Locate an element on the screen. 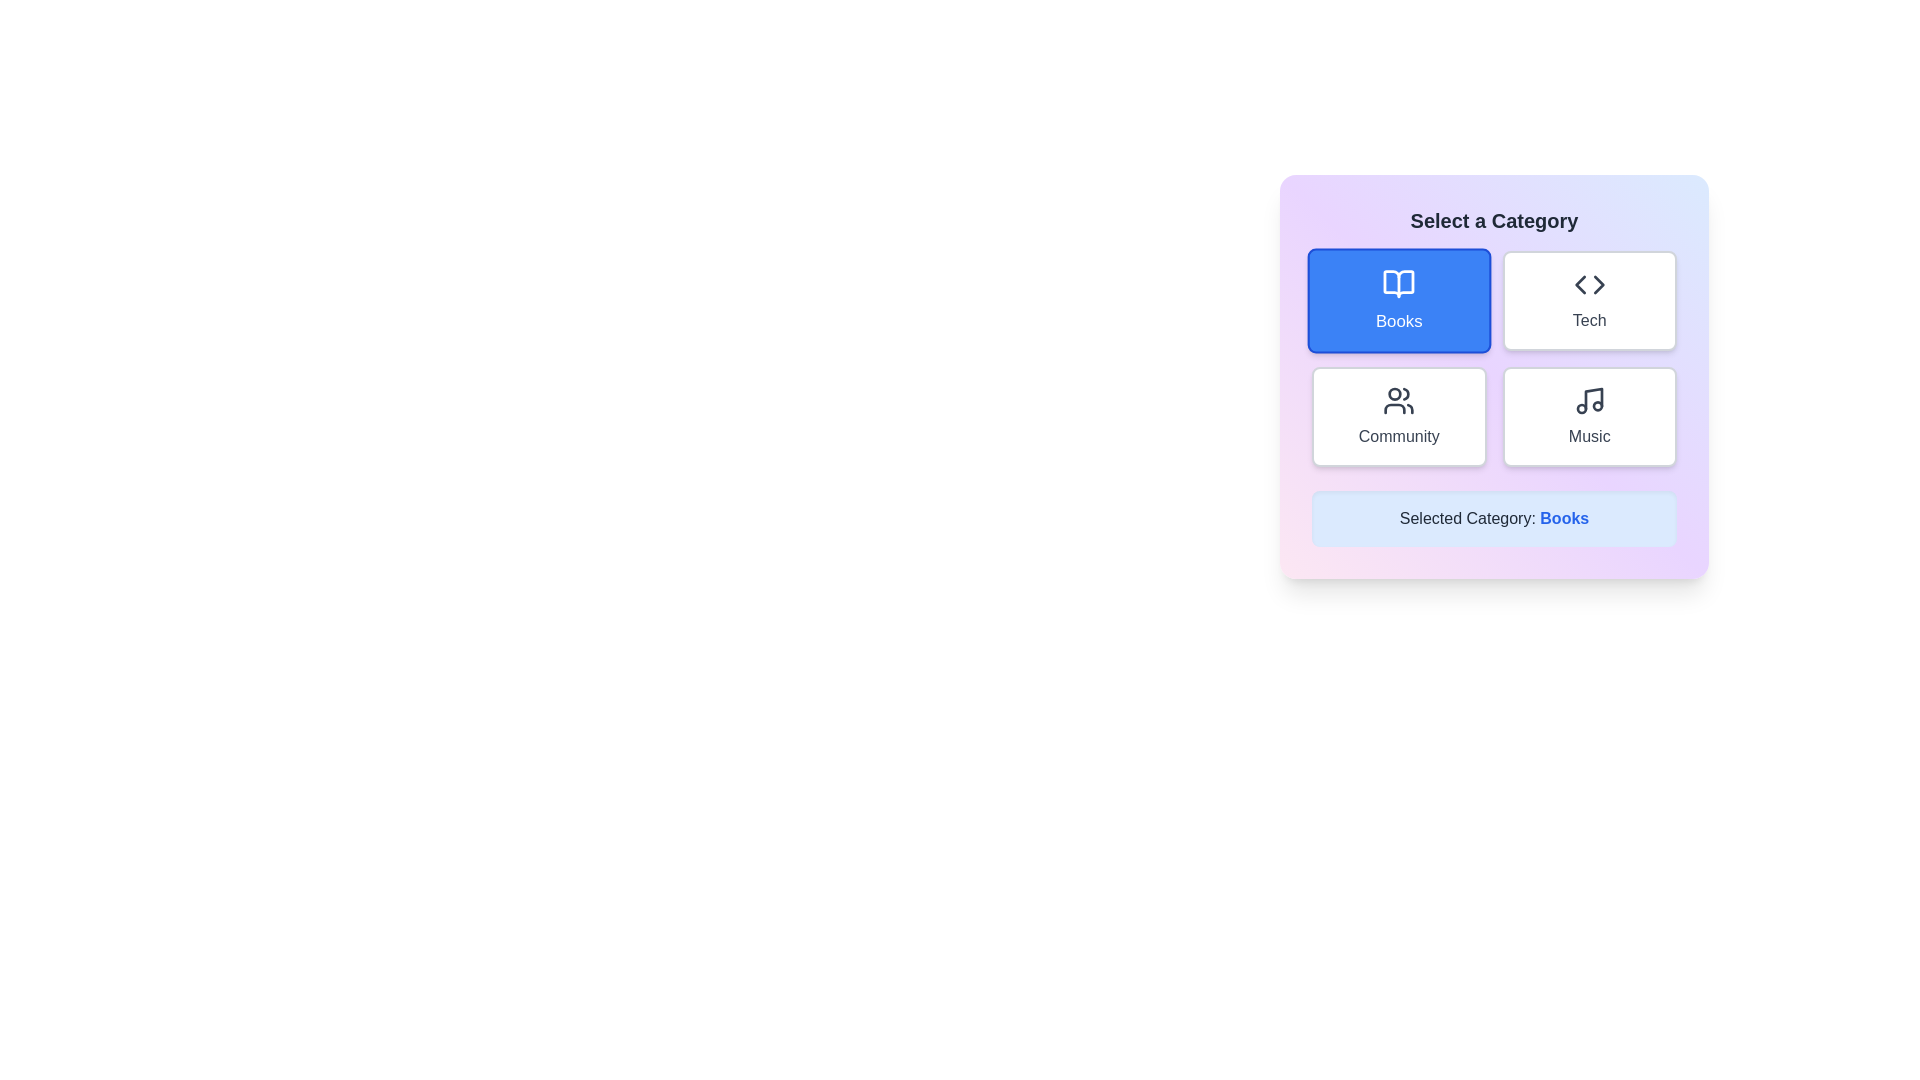 The width and height of the screenshot is (1920, 1080). the category button for Books is located at coordinates (1398, 300).